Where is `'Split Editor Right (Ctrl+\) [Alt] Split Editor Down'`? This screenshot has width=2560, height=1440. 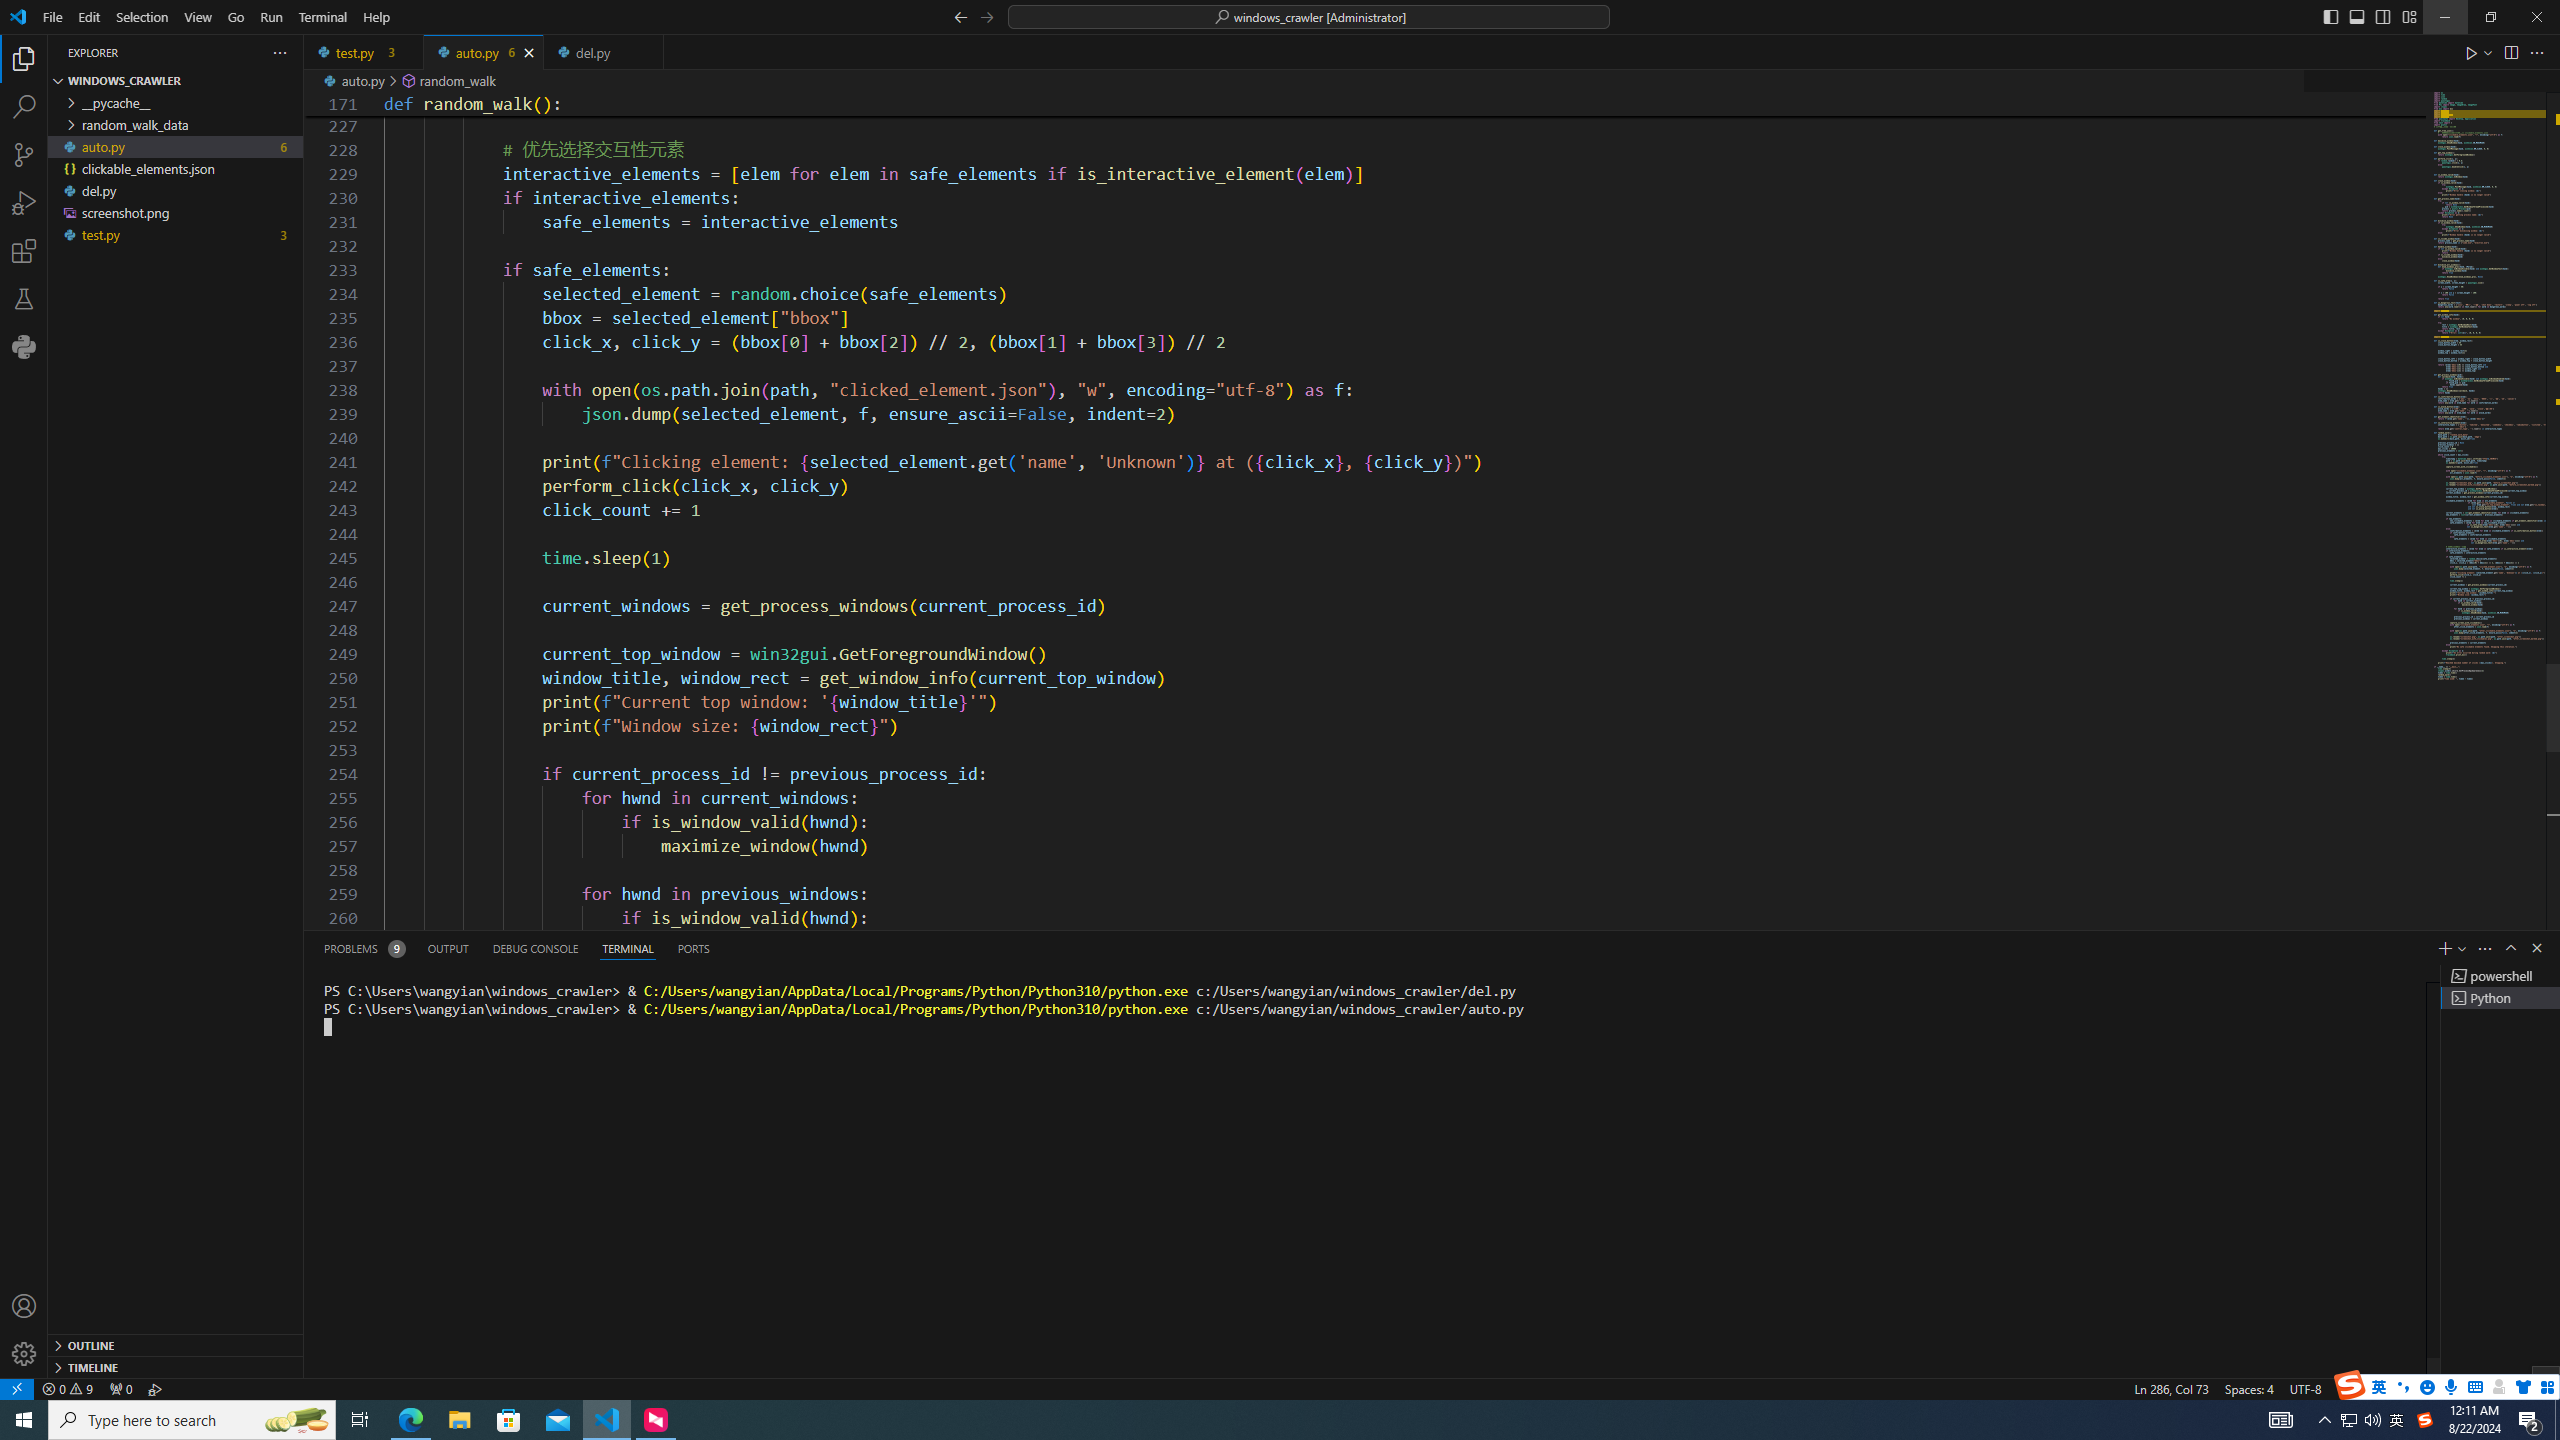 'Split Editor Right (Ctrl+\) [Alt] Split Editor Down' is located at coordinates (2511, 50).